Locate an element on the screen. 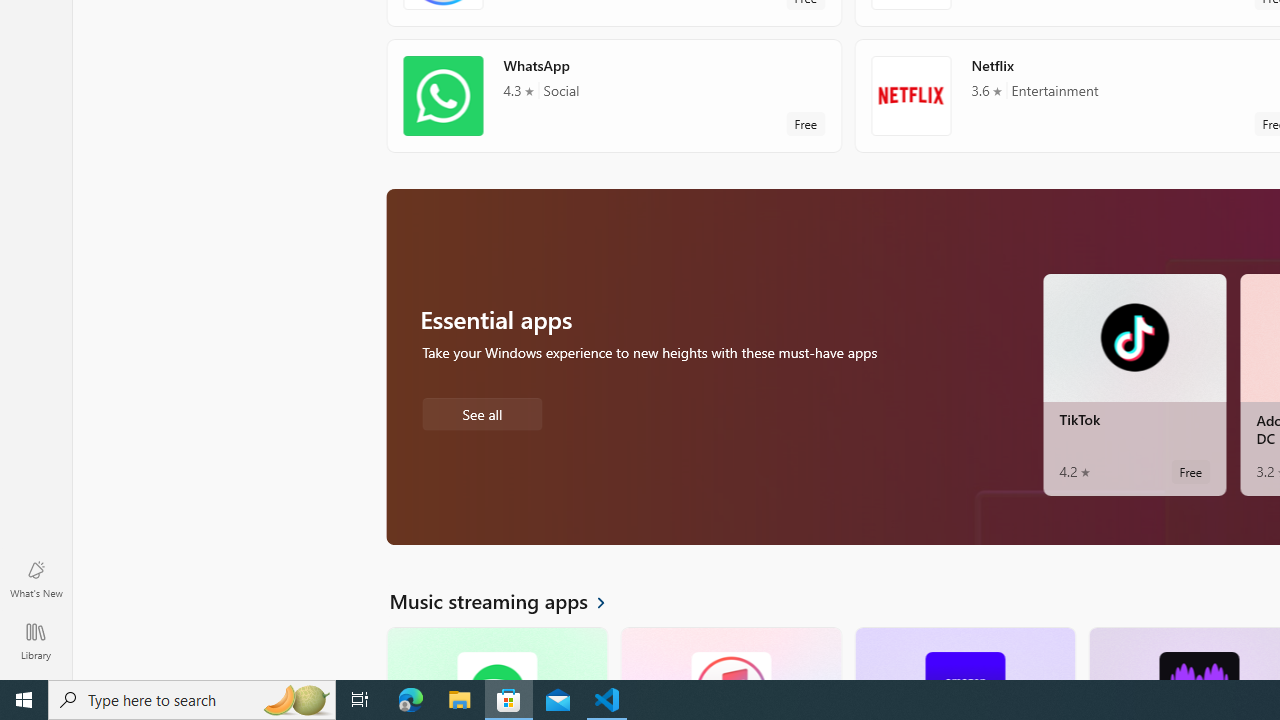 This screenshot has width=1280, height=720. 'What' is located at coordinates (35, 578).